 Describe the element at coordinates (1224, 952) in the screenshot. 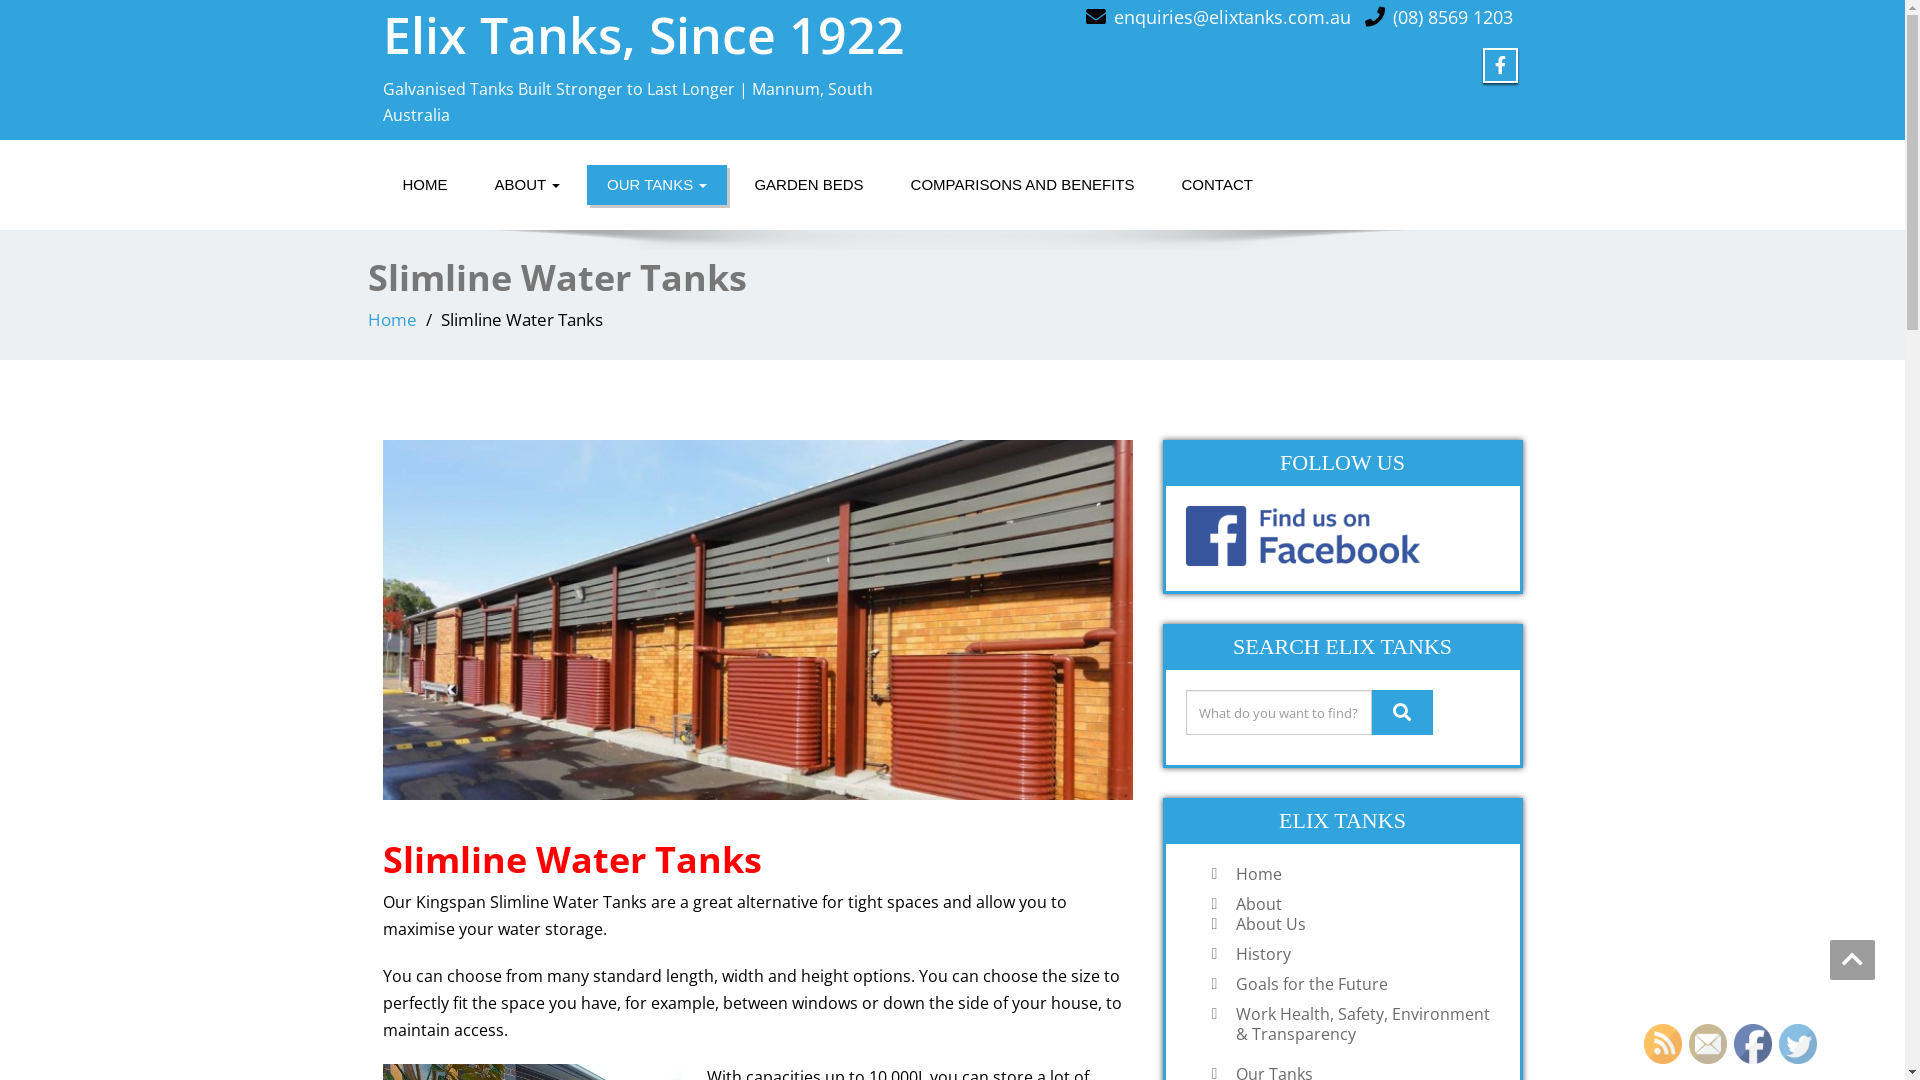

I see `'History'` at that location.